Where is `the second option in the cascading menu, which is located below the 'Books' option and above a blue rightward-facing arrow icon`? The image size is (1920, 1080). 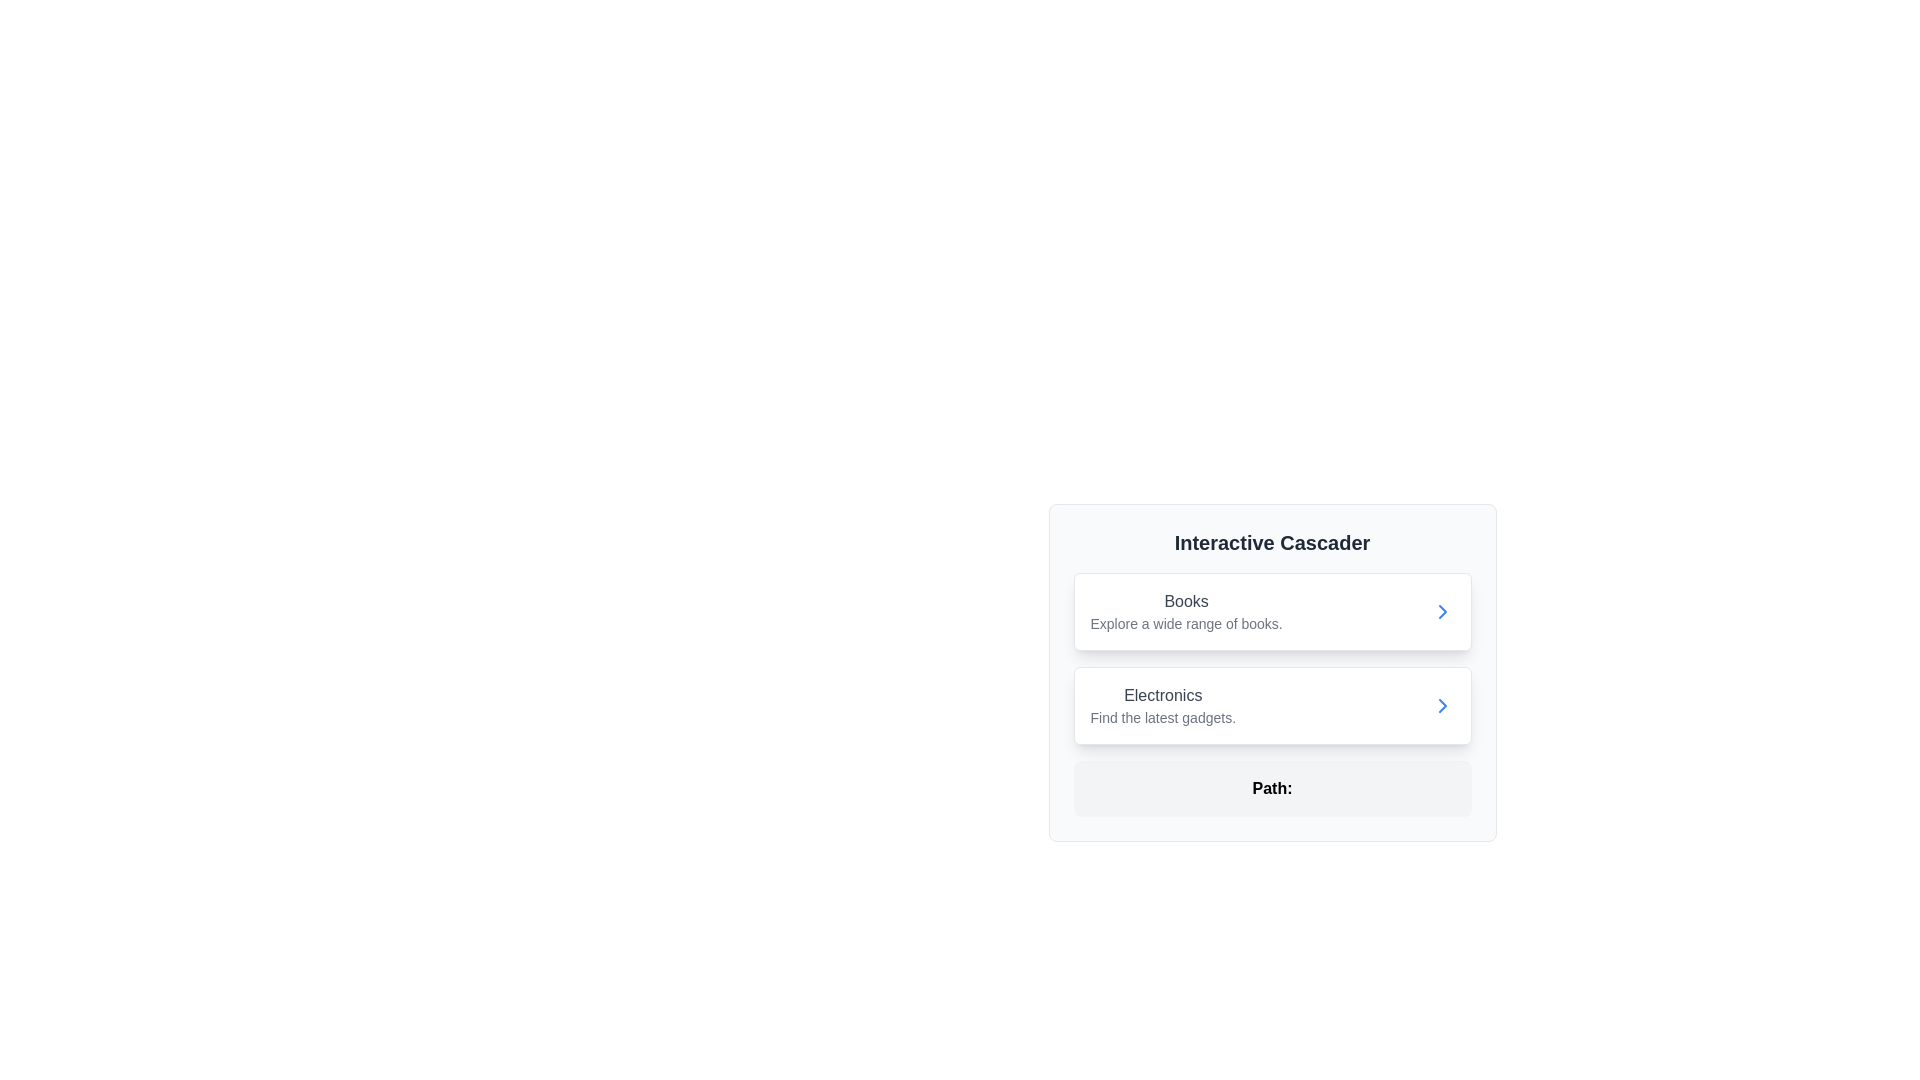 the second option in the cascading menu, which is located below the 'Books' option and above a blue rightward-facing arrow icon is located at coordinates (1163, 704).